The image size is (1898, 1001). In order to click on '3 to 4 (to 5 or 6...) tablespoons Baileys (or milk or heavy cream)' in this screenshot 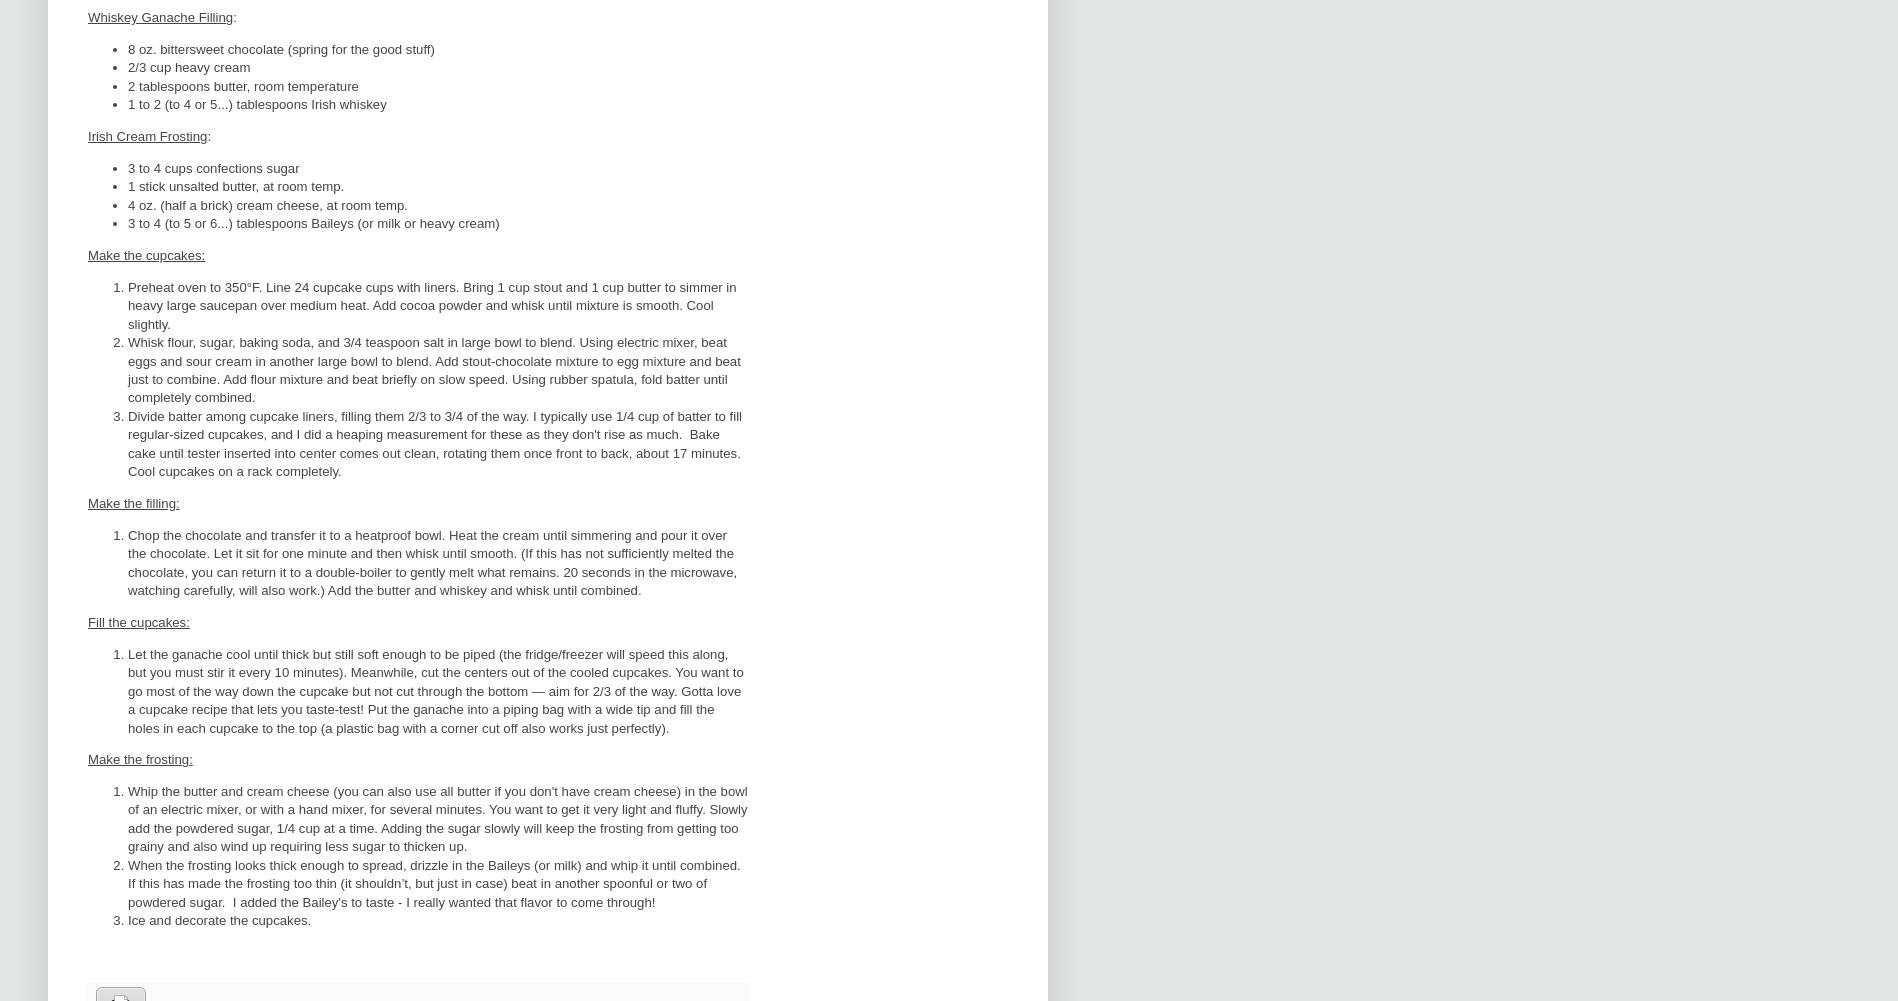, I will do `click(312, 222)`.